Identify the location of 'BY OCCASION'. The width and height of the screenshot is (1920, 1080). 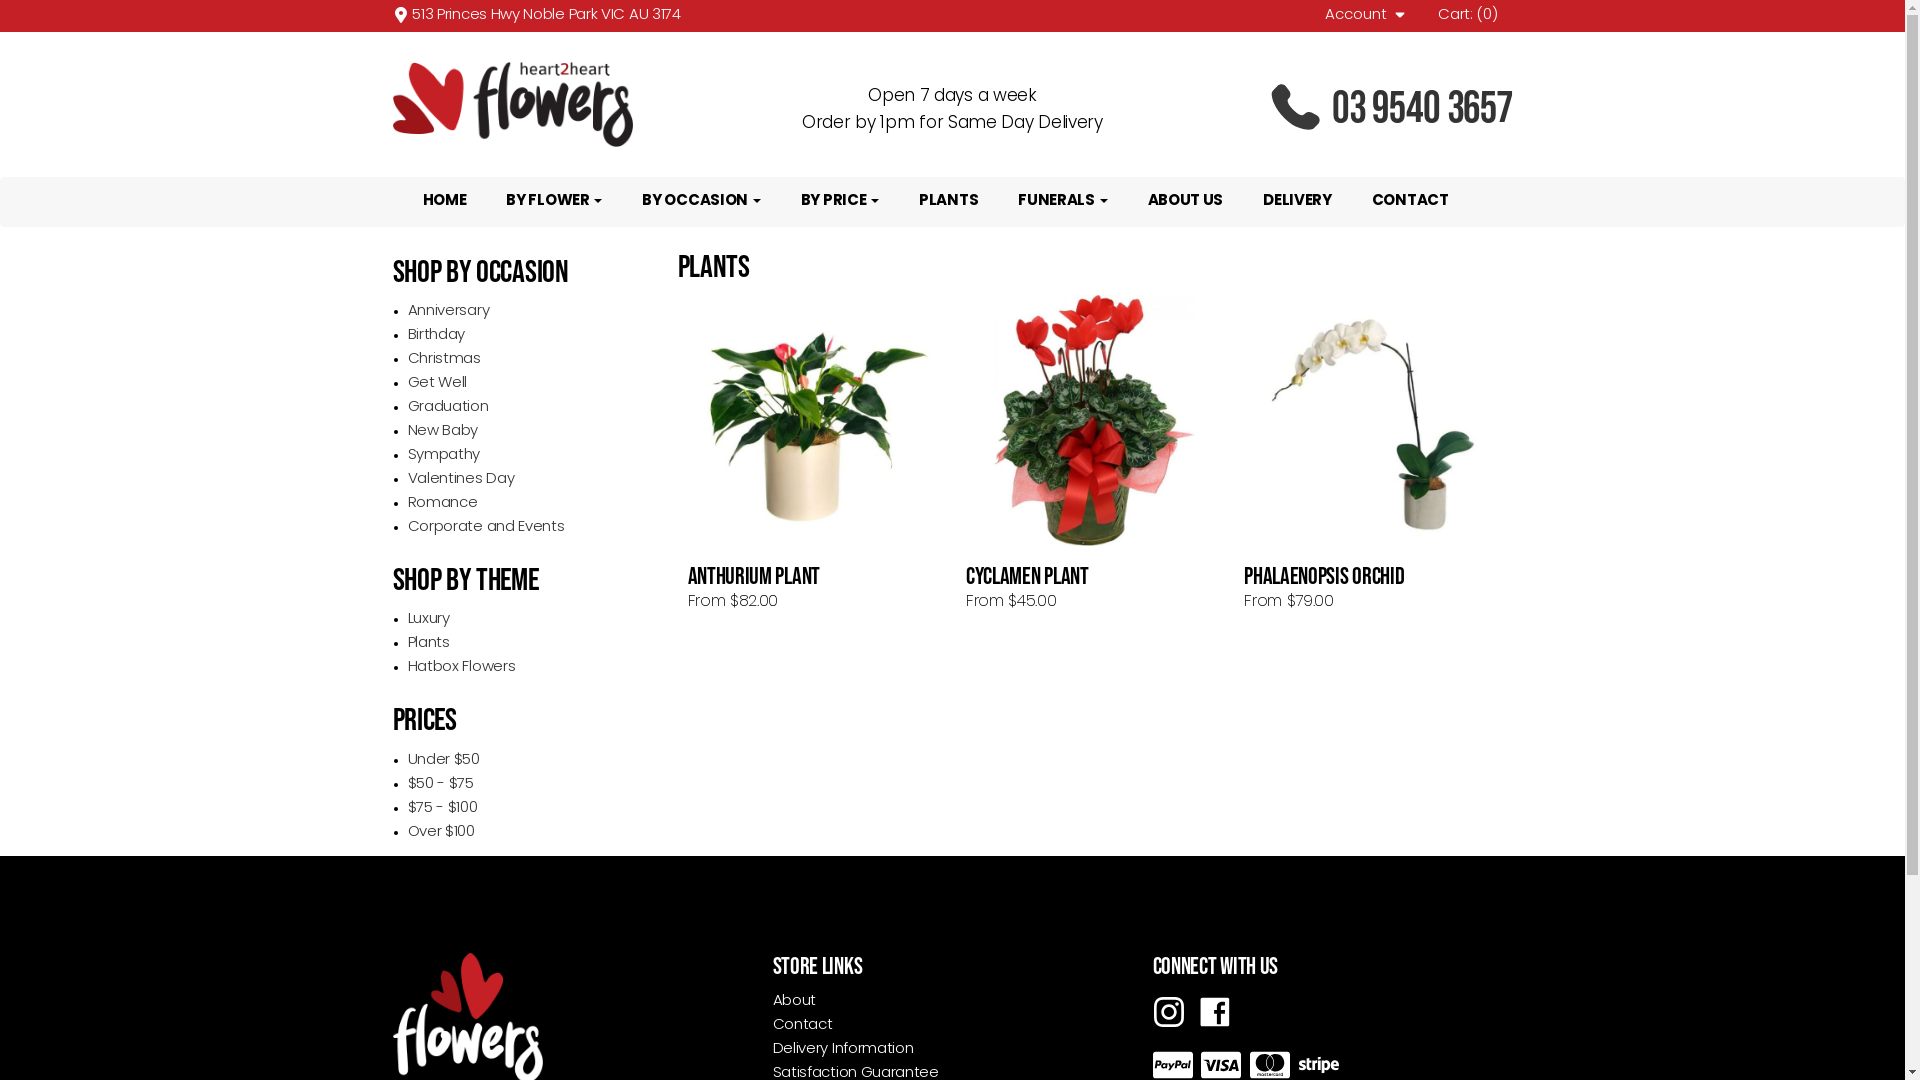
(621, 201).